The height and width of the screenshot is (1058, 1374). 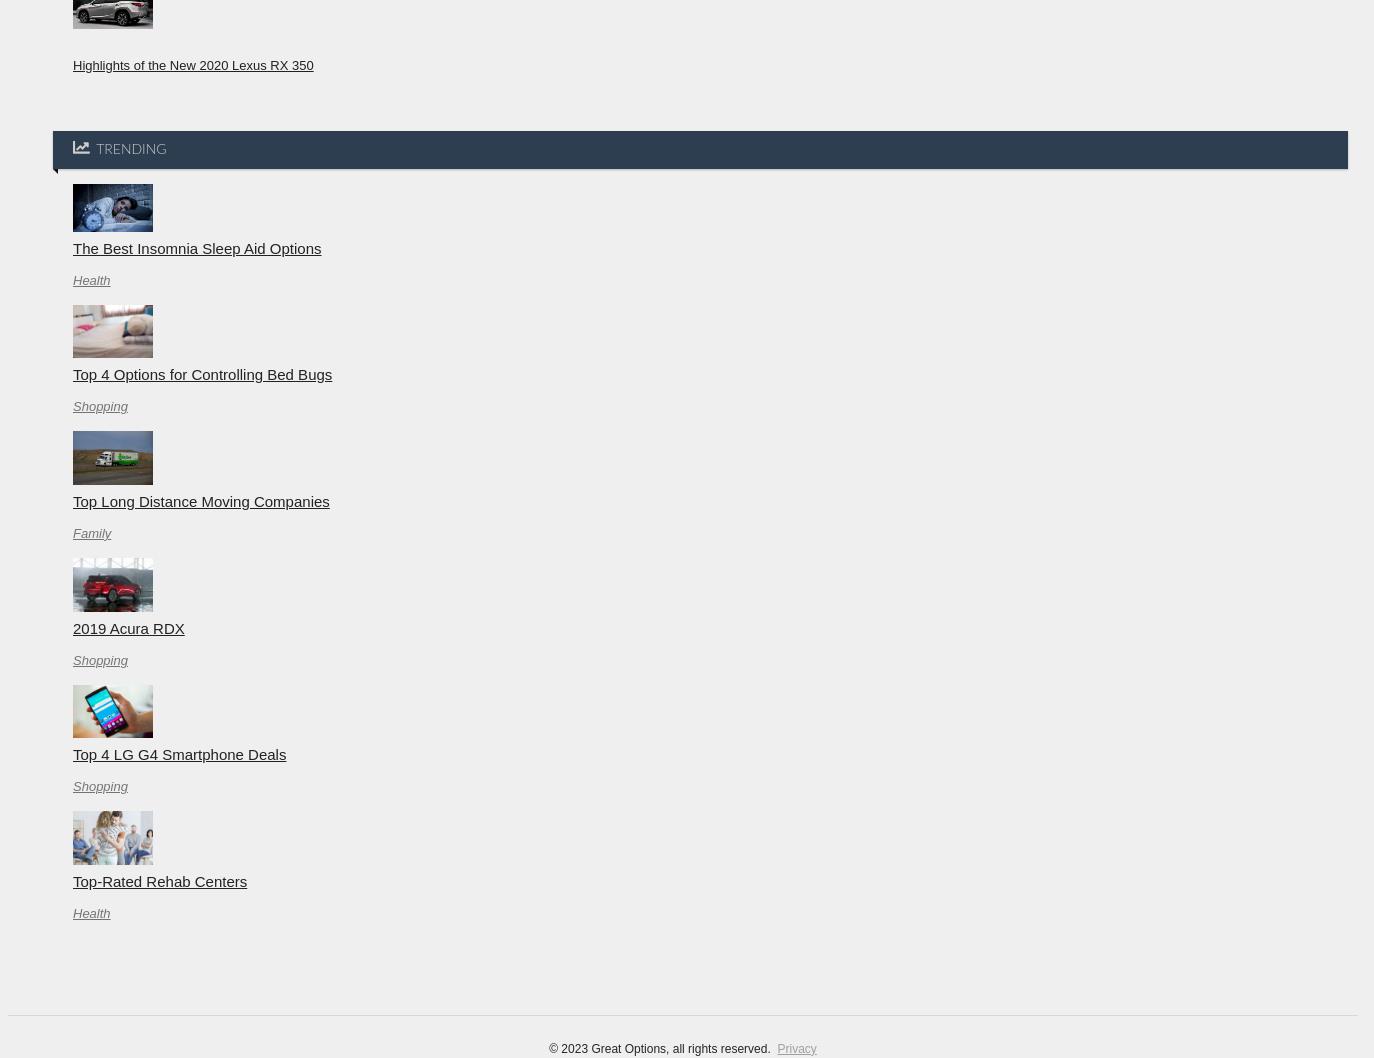 I want to click on 'Top-Rated Rehab Centers', so click(x=158, y=879).